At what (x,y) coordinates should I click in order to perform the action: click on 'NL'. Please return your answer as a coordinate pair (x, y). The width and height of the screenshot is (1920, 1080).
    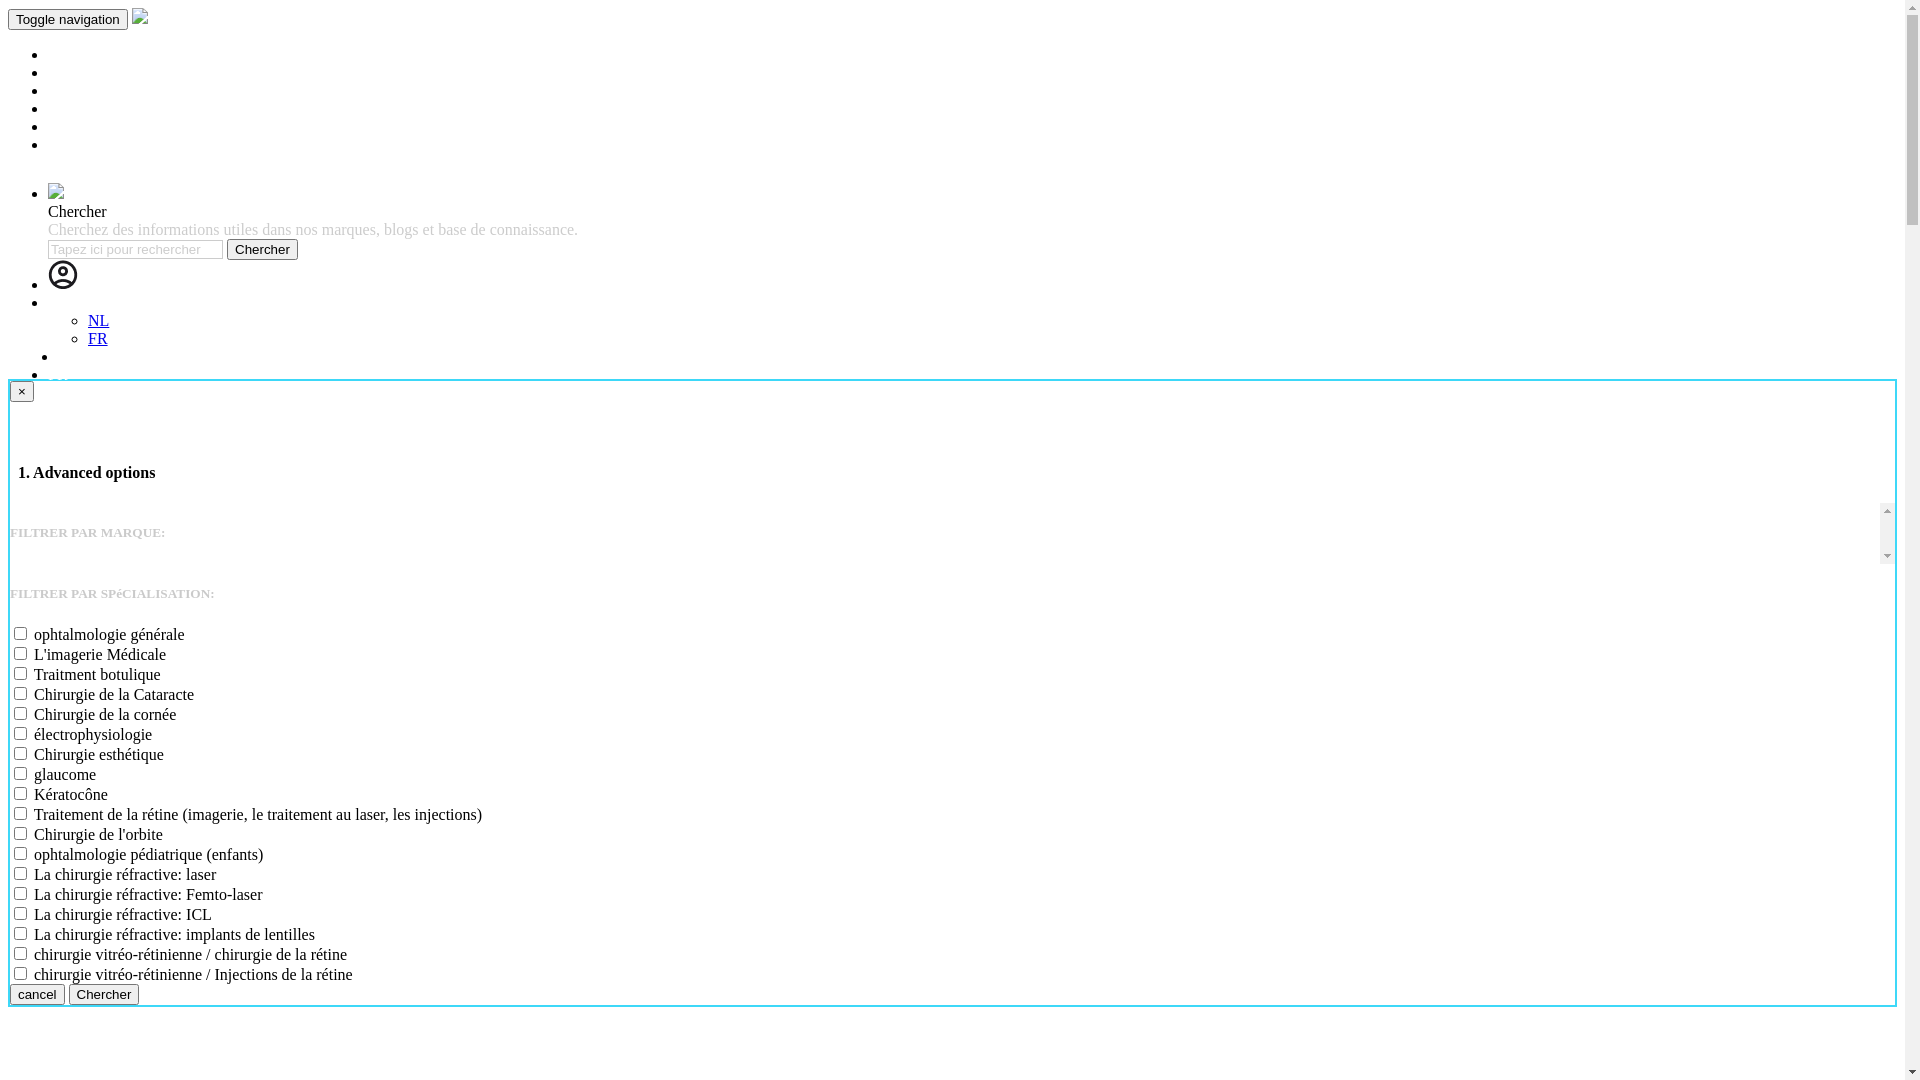
    Looking at the image, I should click on (97, 319).